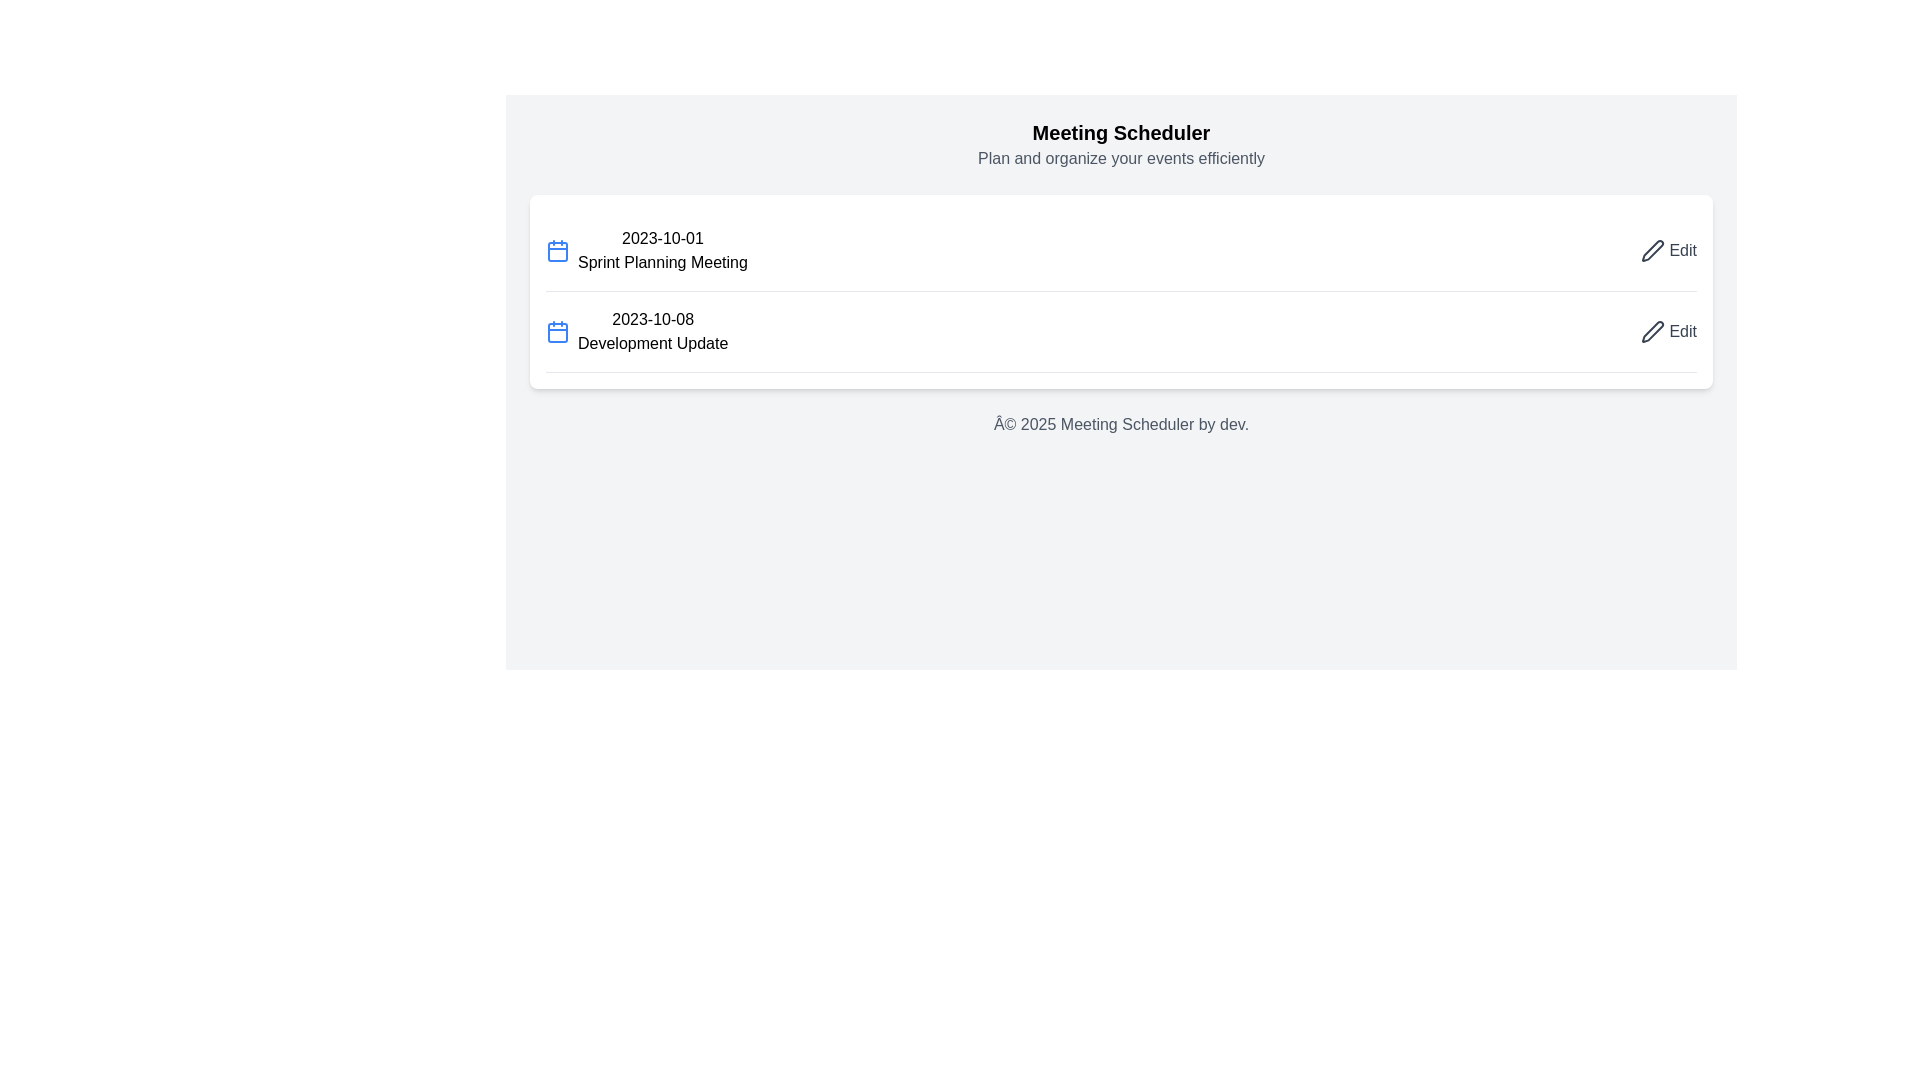  Describe the element at coordinates (1121, 157) in the screenshot. I see `the text label that reads 'Plan and organize your events efficiently', which is styled in light gray and positioned directly below the 'Meeting Scheduler' heading` at that location.